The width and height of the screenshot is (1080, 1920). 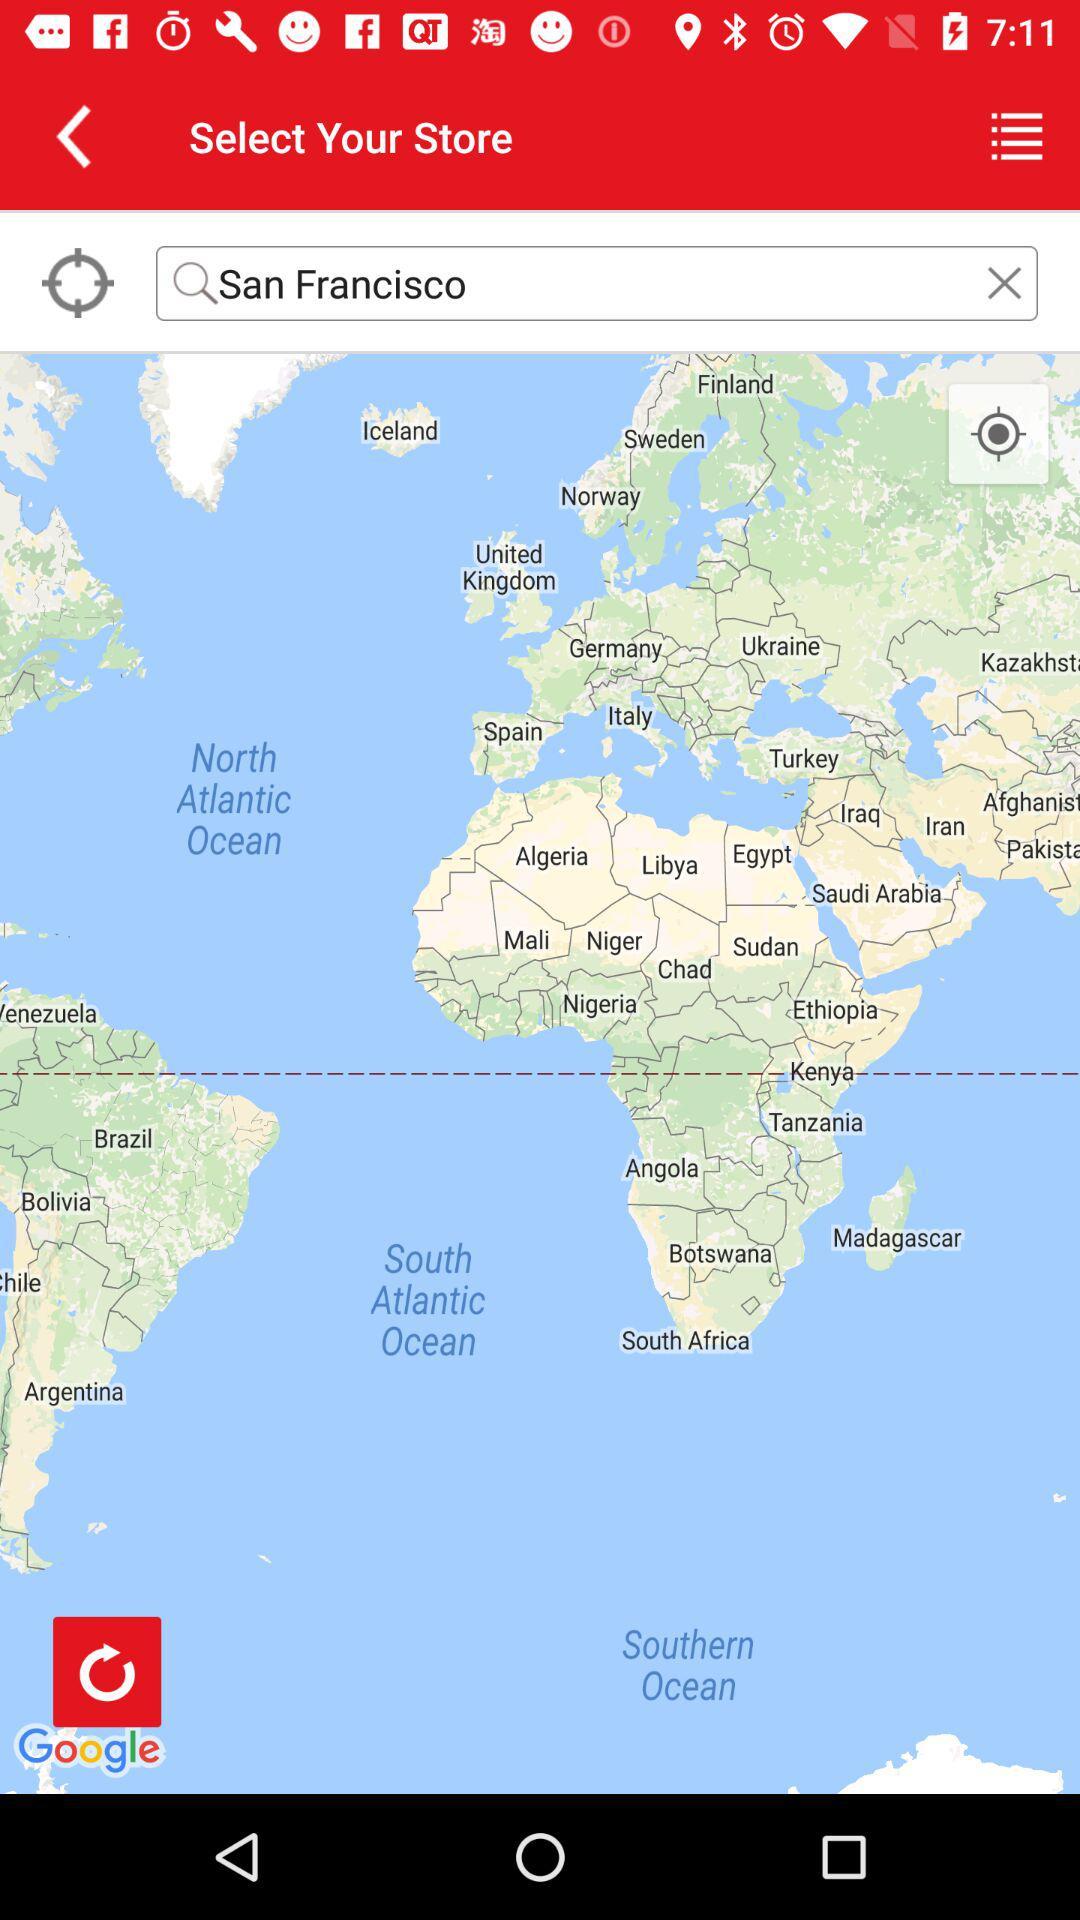 I want to click on the icon at the center, so click(x=540, y=1073).